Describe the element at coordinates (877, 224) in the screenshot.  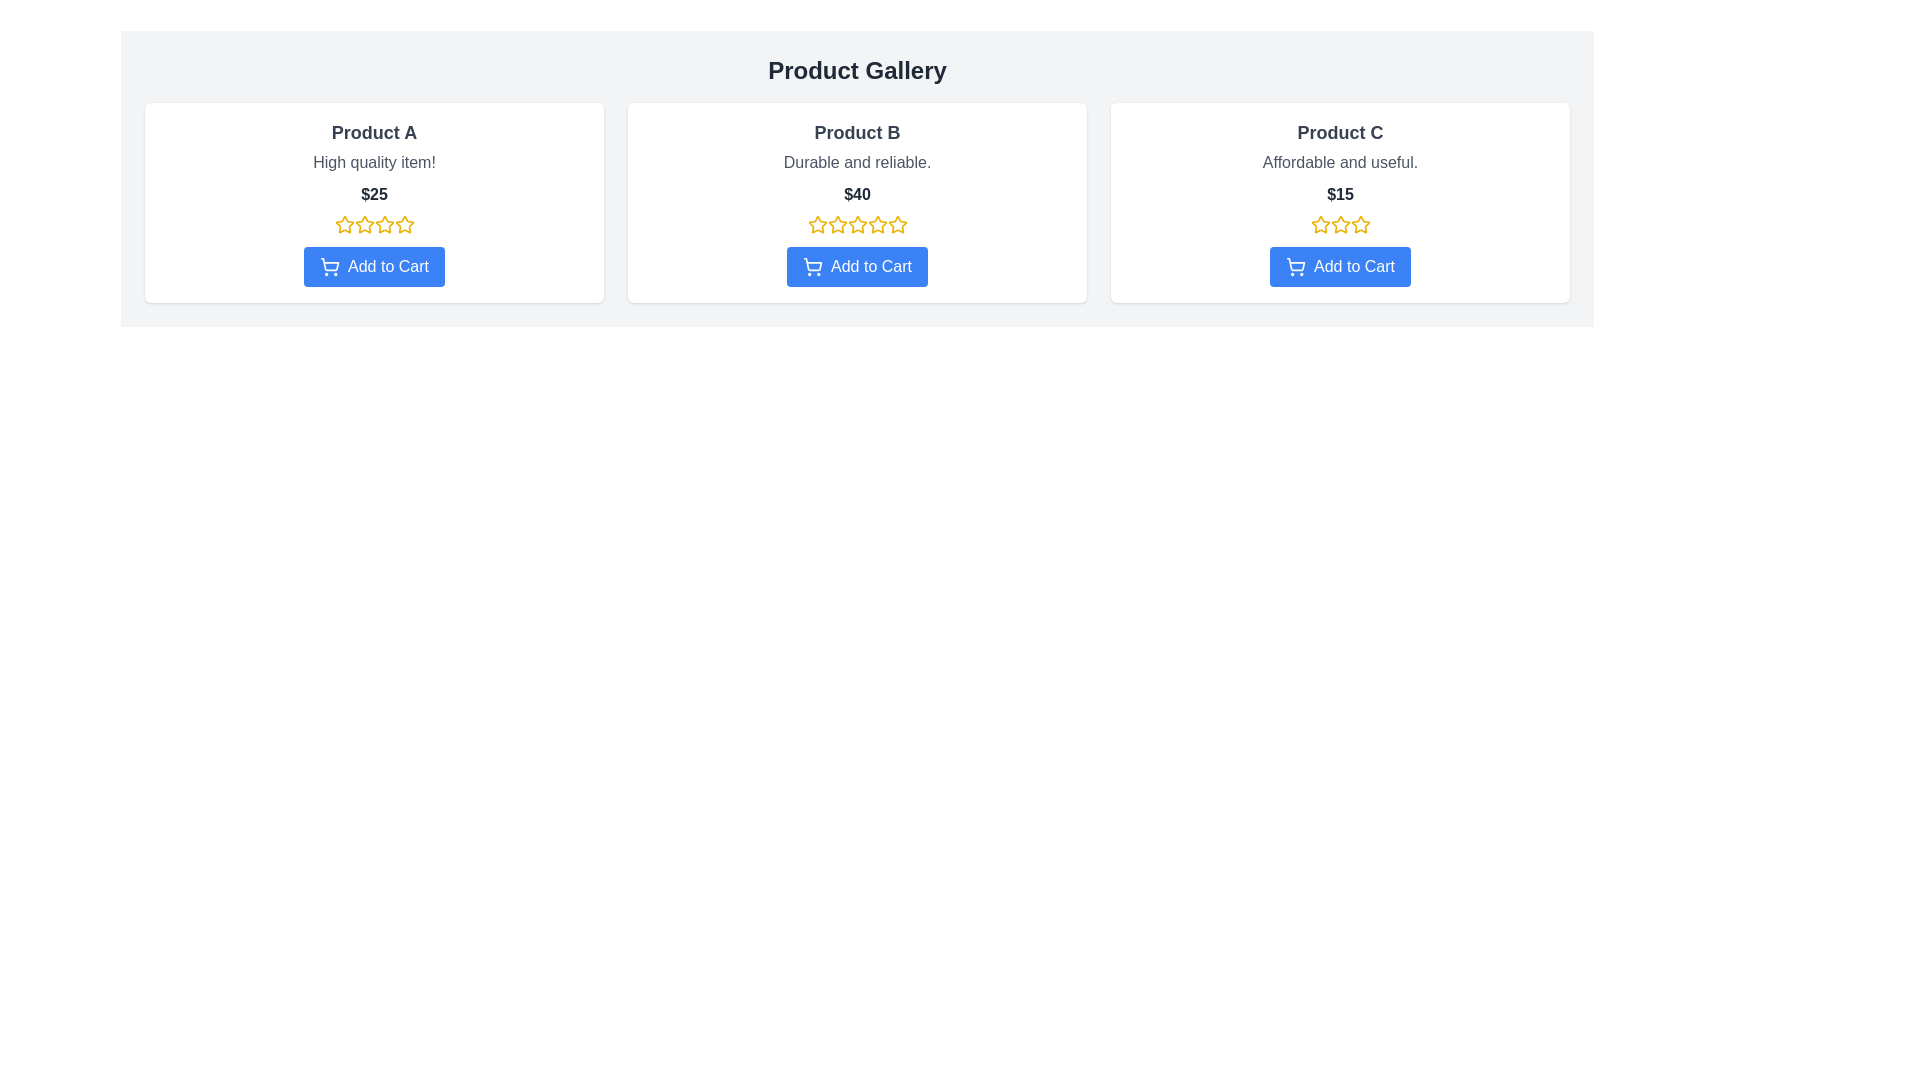
I see `the fourth star icon in the rating section of the 'Product B' card to provide a rating` at that location.